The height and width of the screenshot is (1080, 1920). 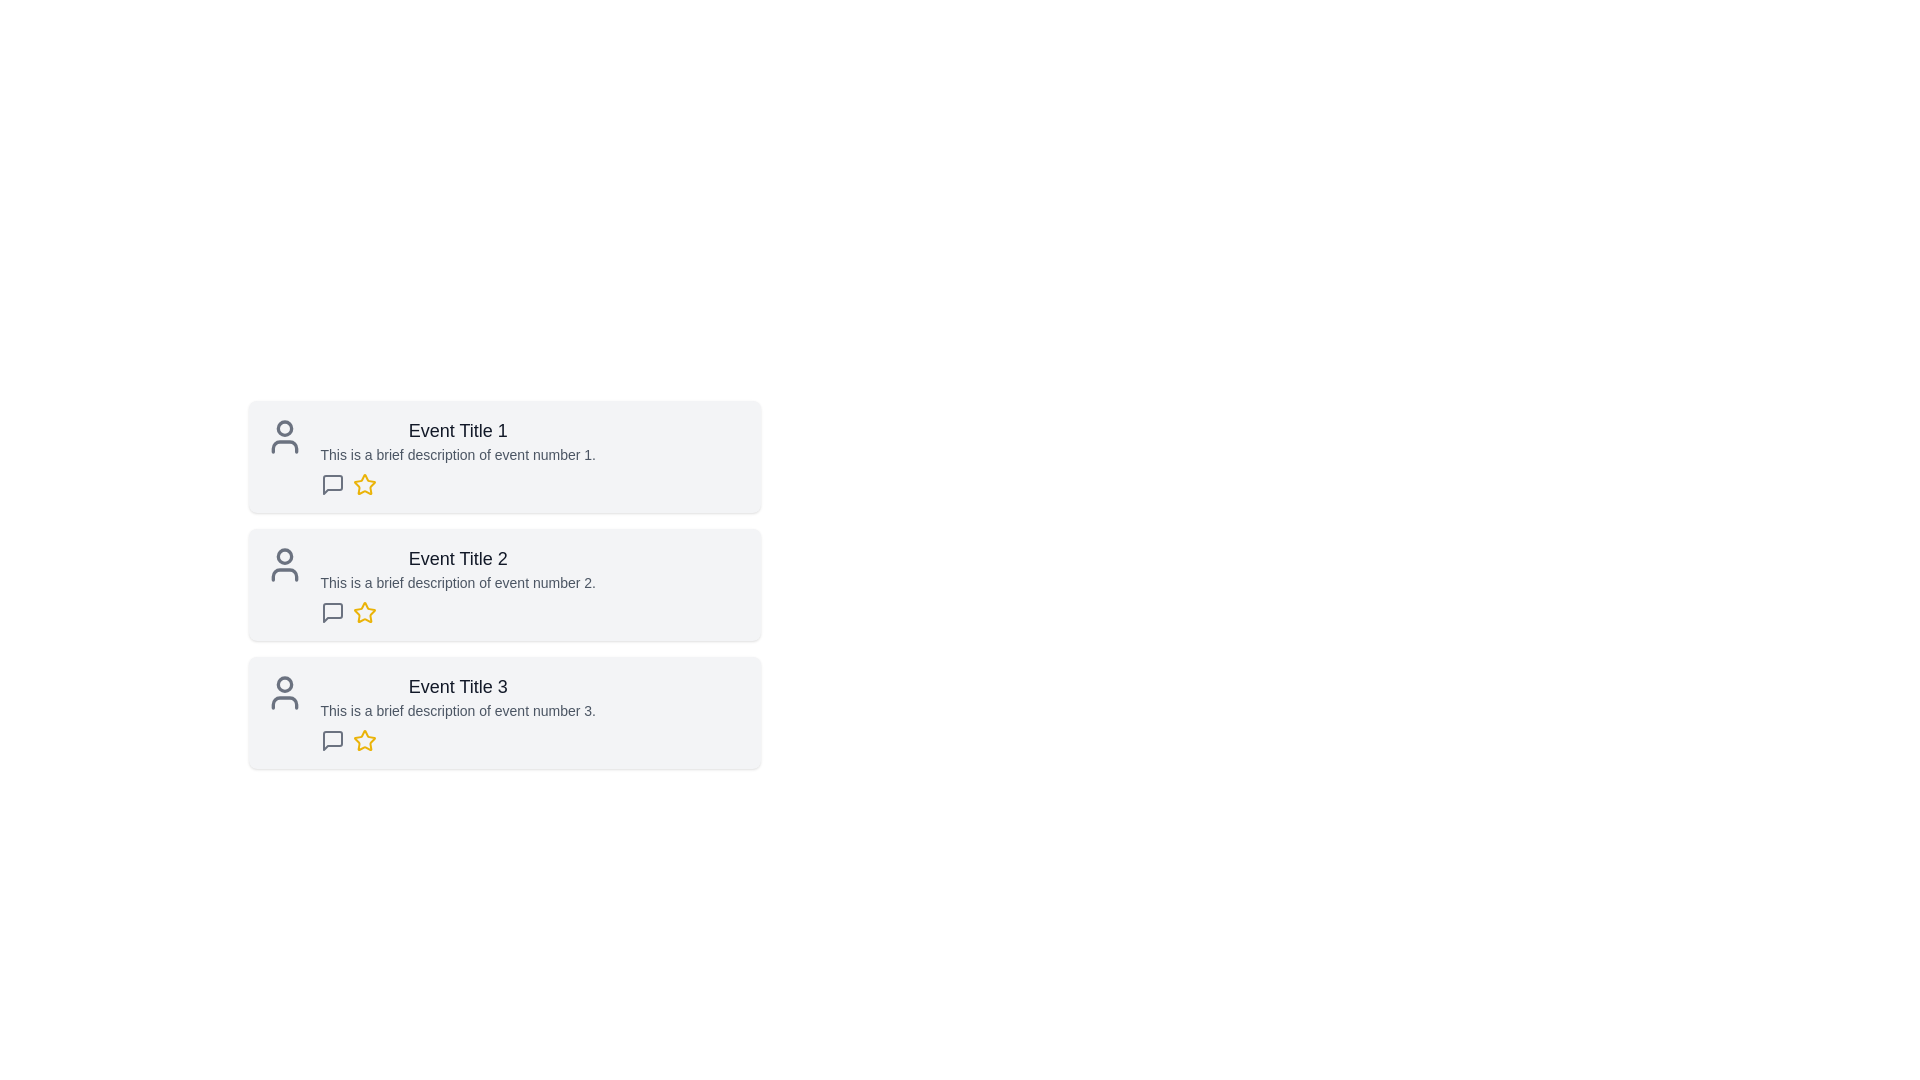 What do you see at coordinates (332, 485) in the screenshot?
I see `the gray speech bubble icon, which is the first icon in a row of two icons located at the bottom right of the first event card` at bounding box center [332, 485].